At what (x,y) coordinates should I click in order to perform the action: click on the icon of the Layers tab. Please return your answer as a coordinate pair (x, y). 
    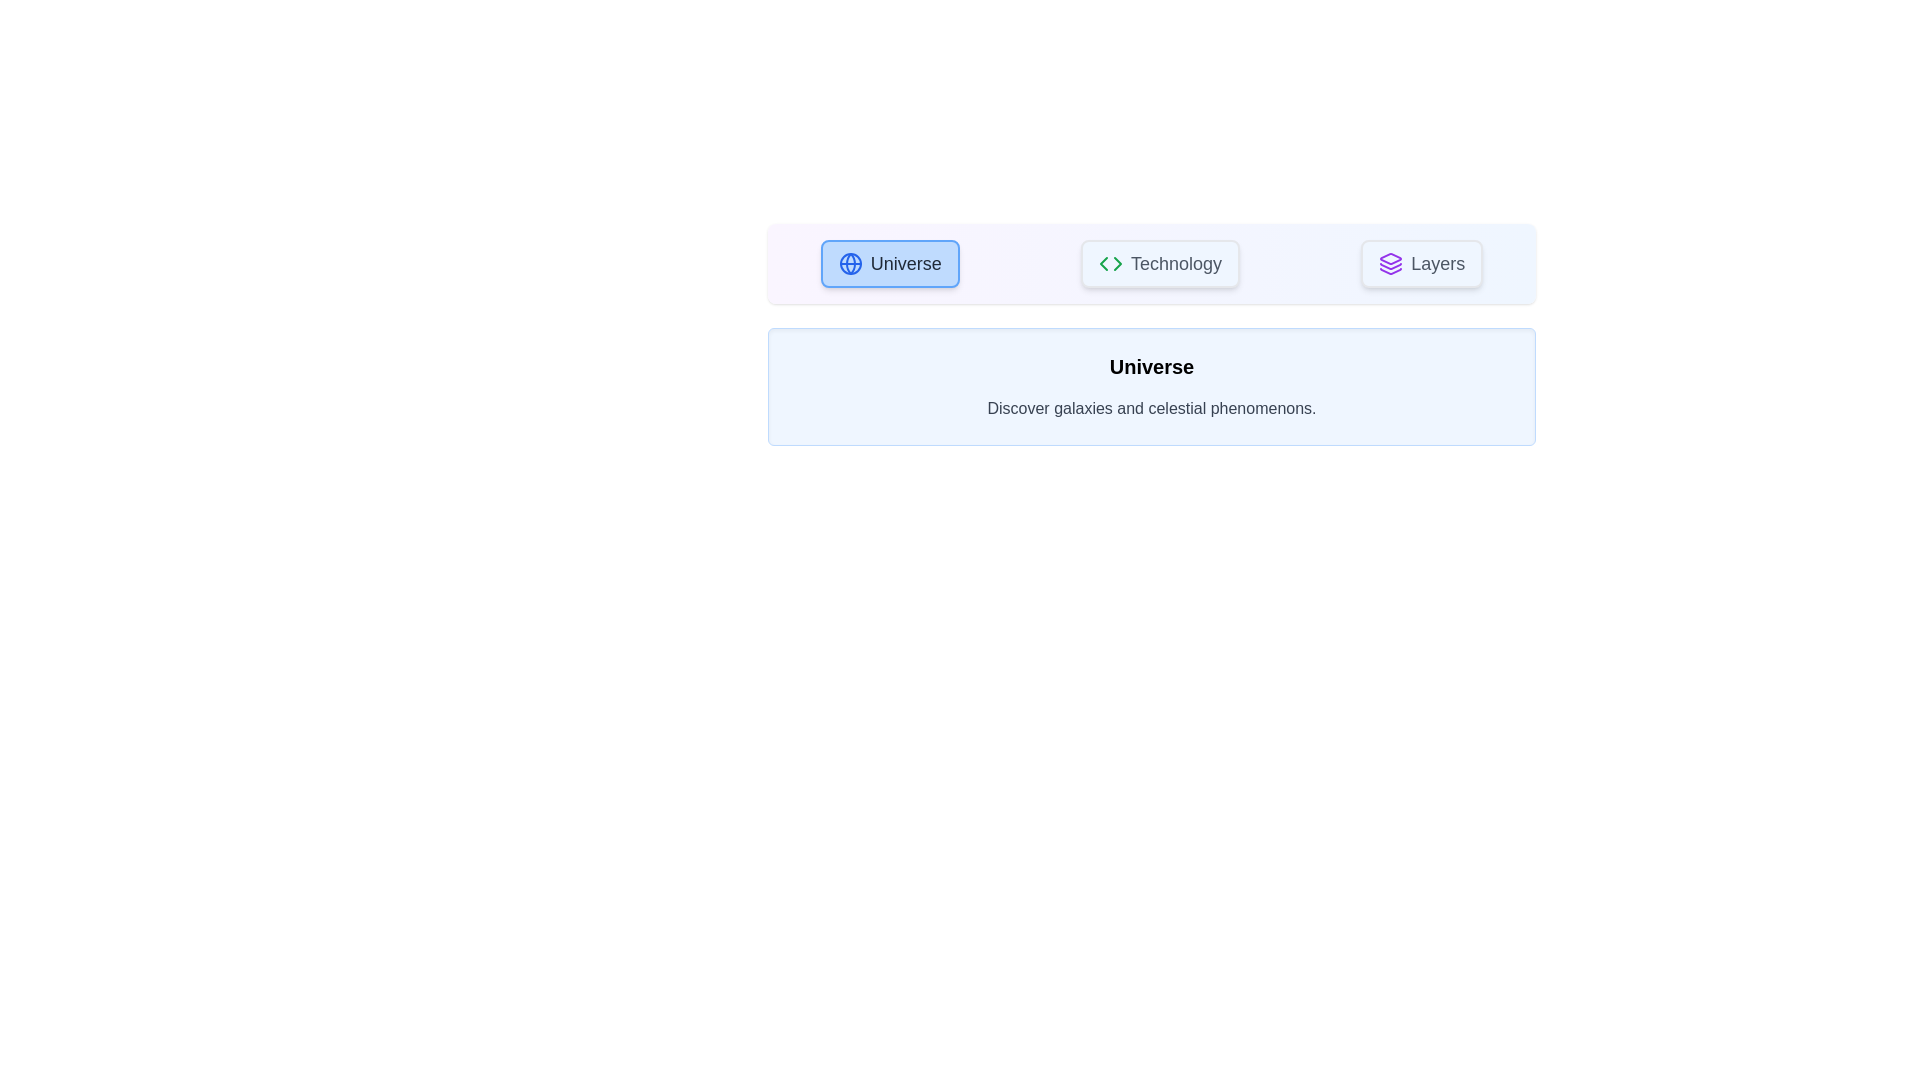
    Looking at the image, I should click on (1390, 262).